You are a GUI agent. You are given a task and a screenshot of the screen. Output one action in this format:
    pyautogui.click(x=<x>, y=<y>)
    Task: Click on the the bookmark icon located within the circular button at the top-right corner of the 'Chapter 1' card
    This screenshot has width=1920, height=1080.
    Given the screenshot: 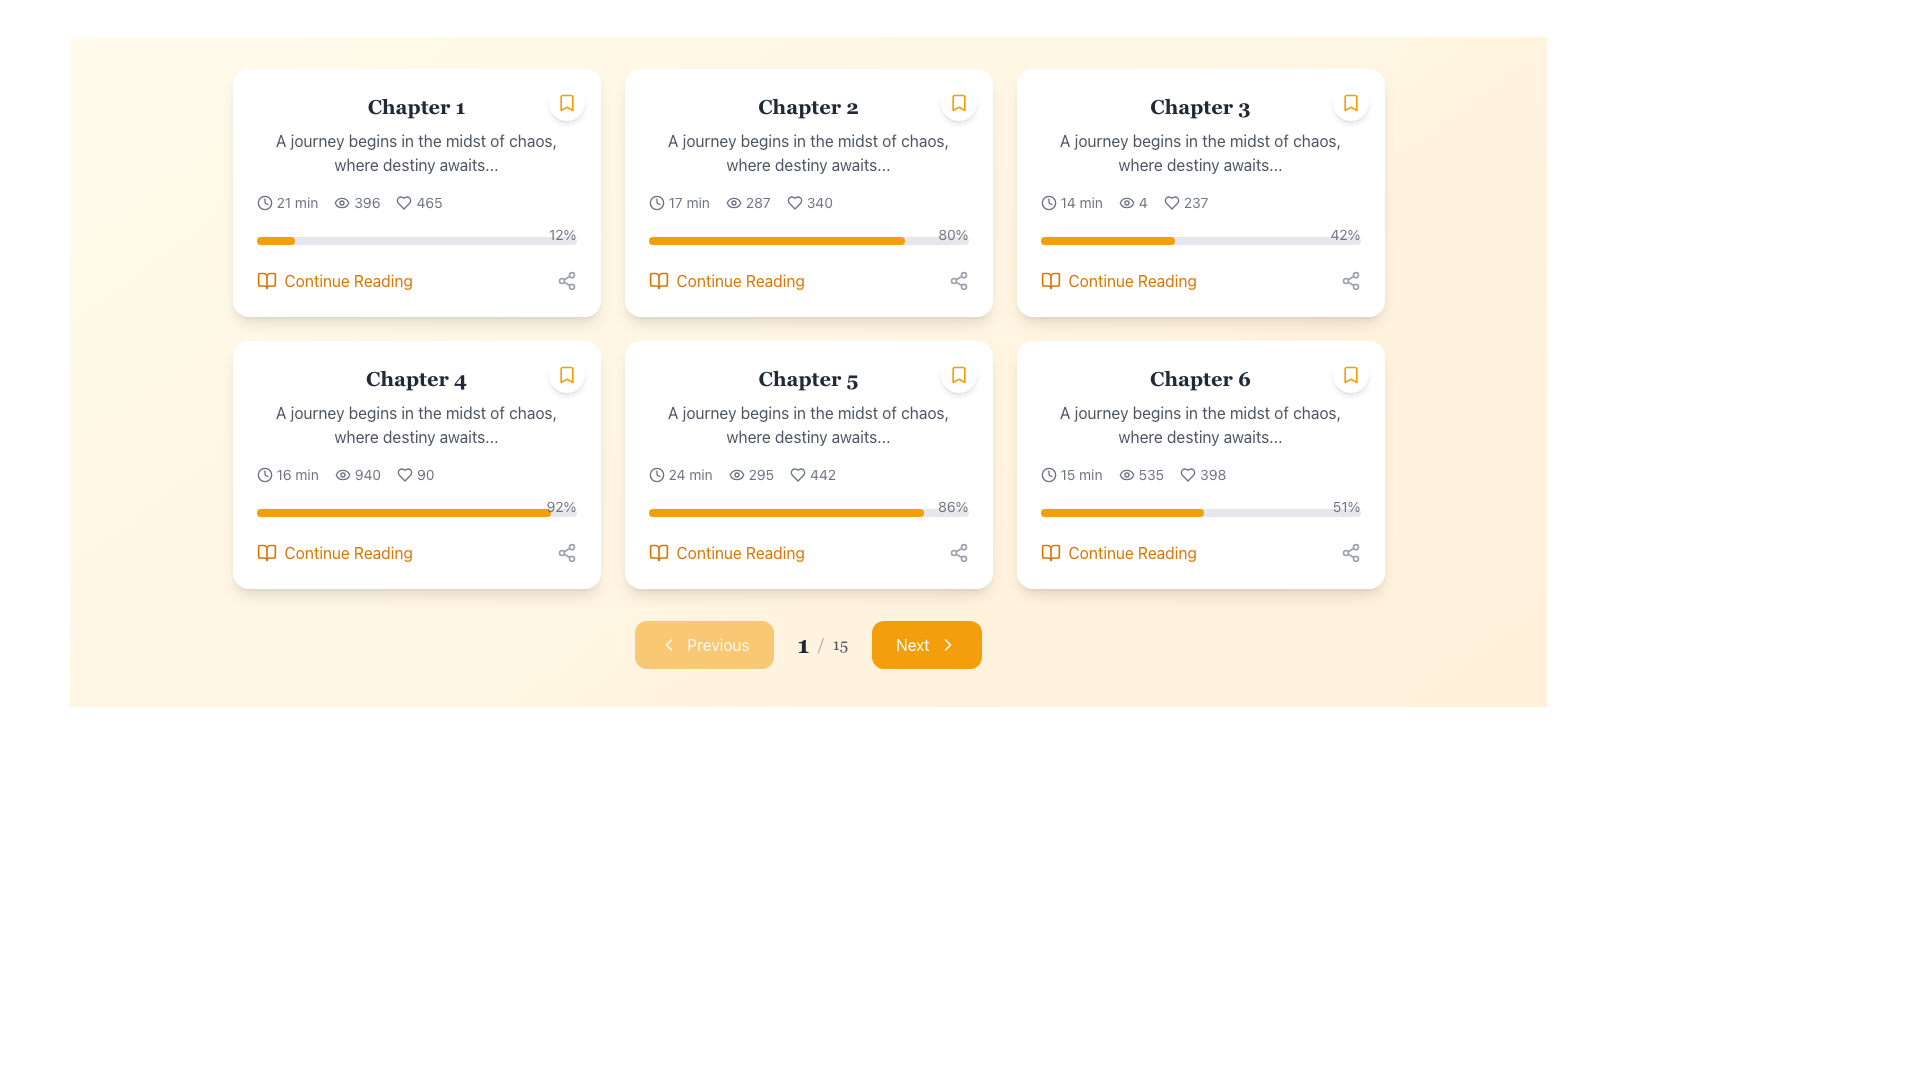 What is the action you would take?
    pyautogui.click(x=565, y=103)
    